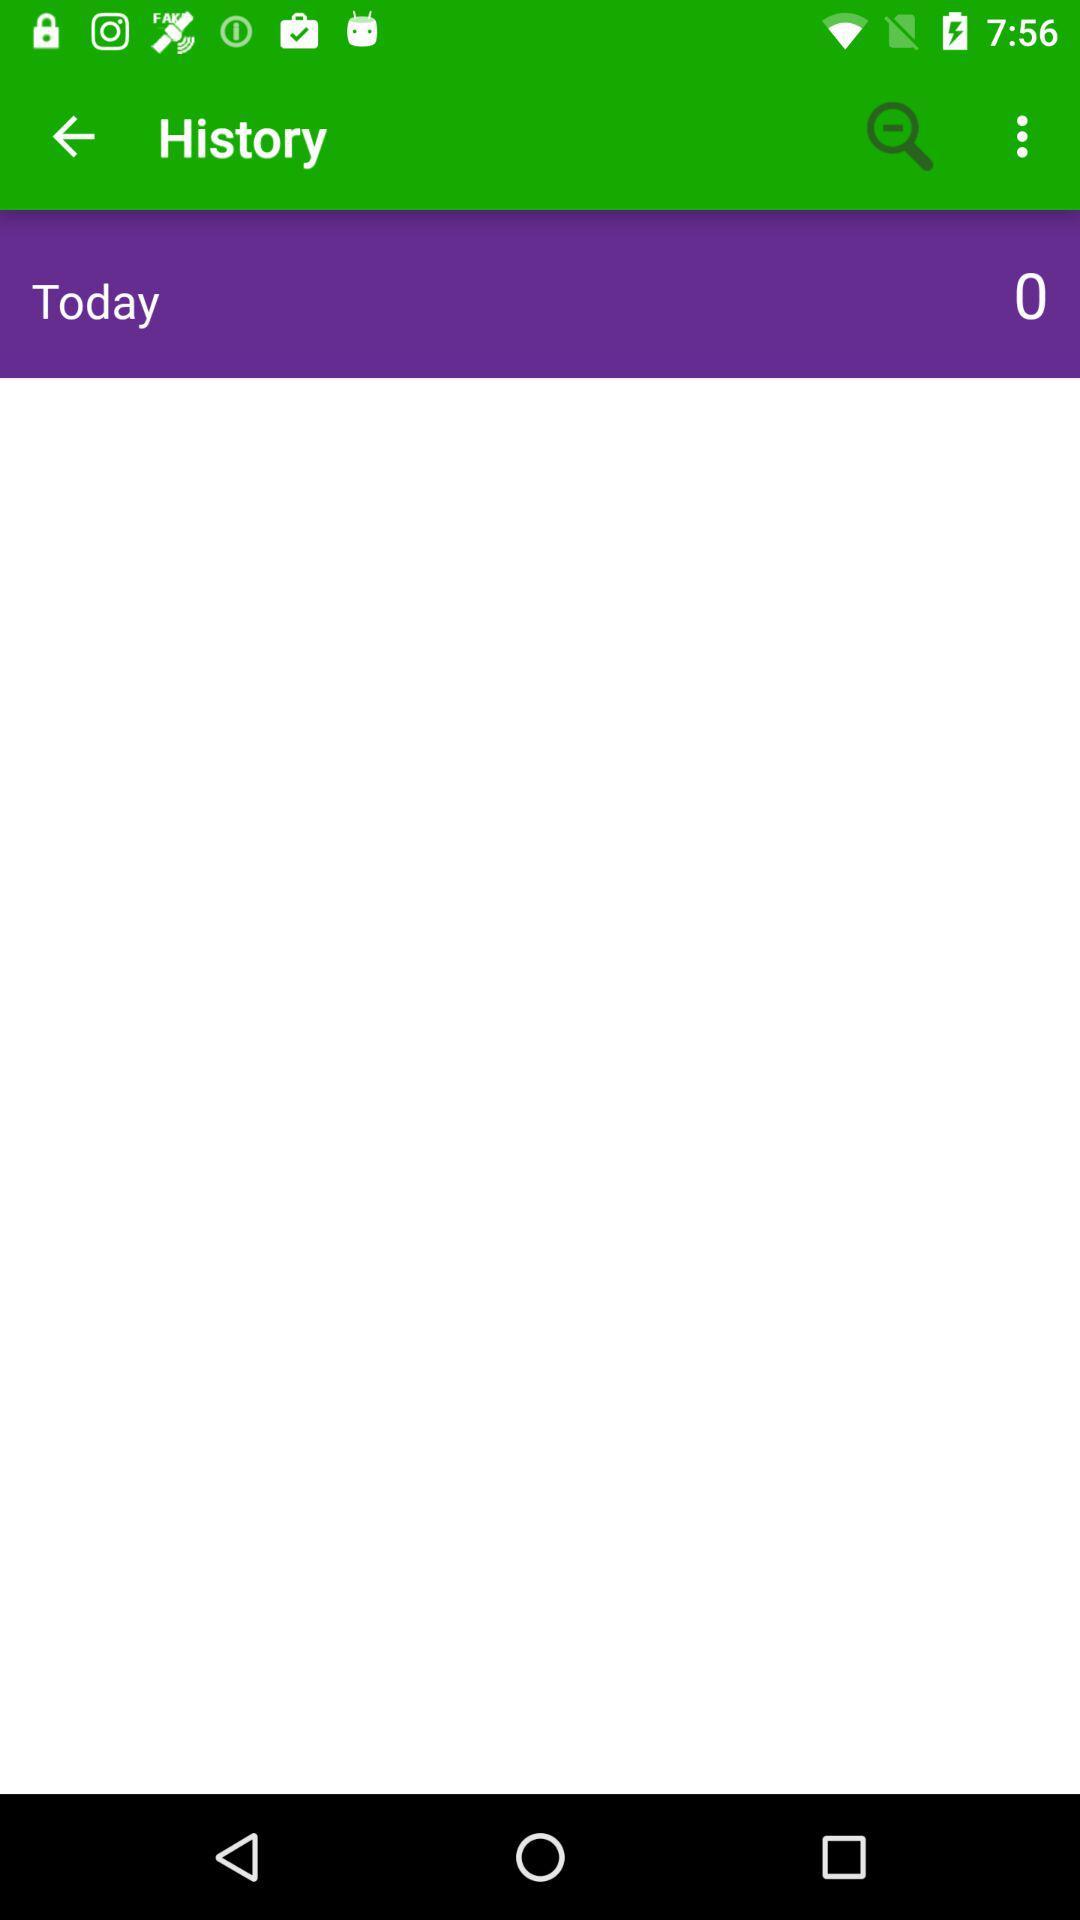  Describe the element at coordinates (901, 135) in the screenshot. I see `app next to history app` at that location.